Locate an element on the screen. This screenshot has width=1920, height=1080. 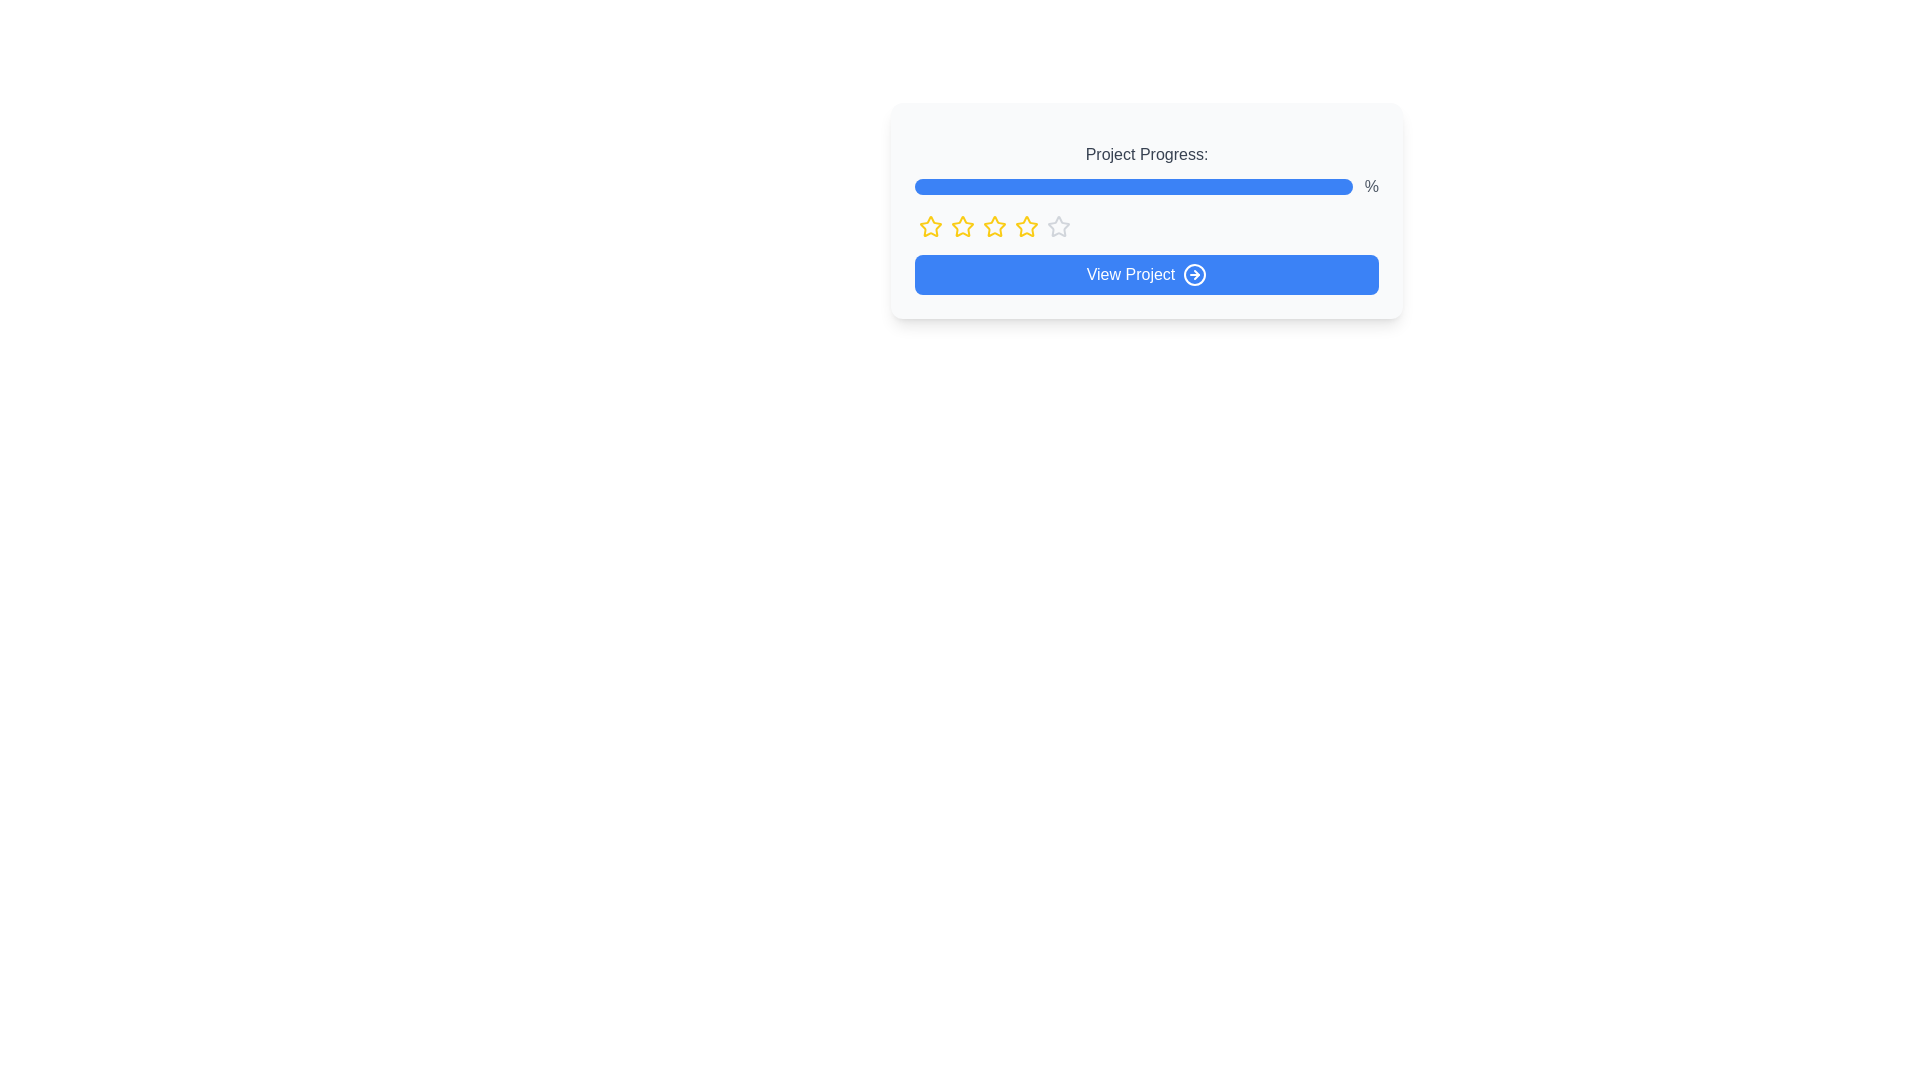
the third yellow star icon in the rating stars to set or change the rating is located at coordinates (994, 226).